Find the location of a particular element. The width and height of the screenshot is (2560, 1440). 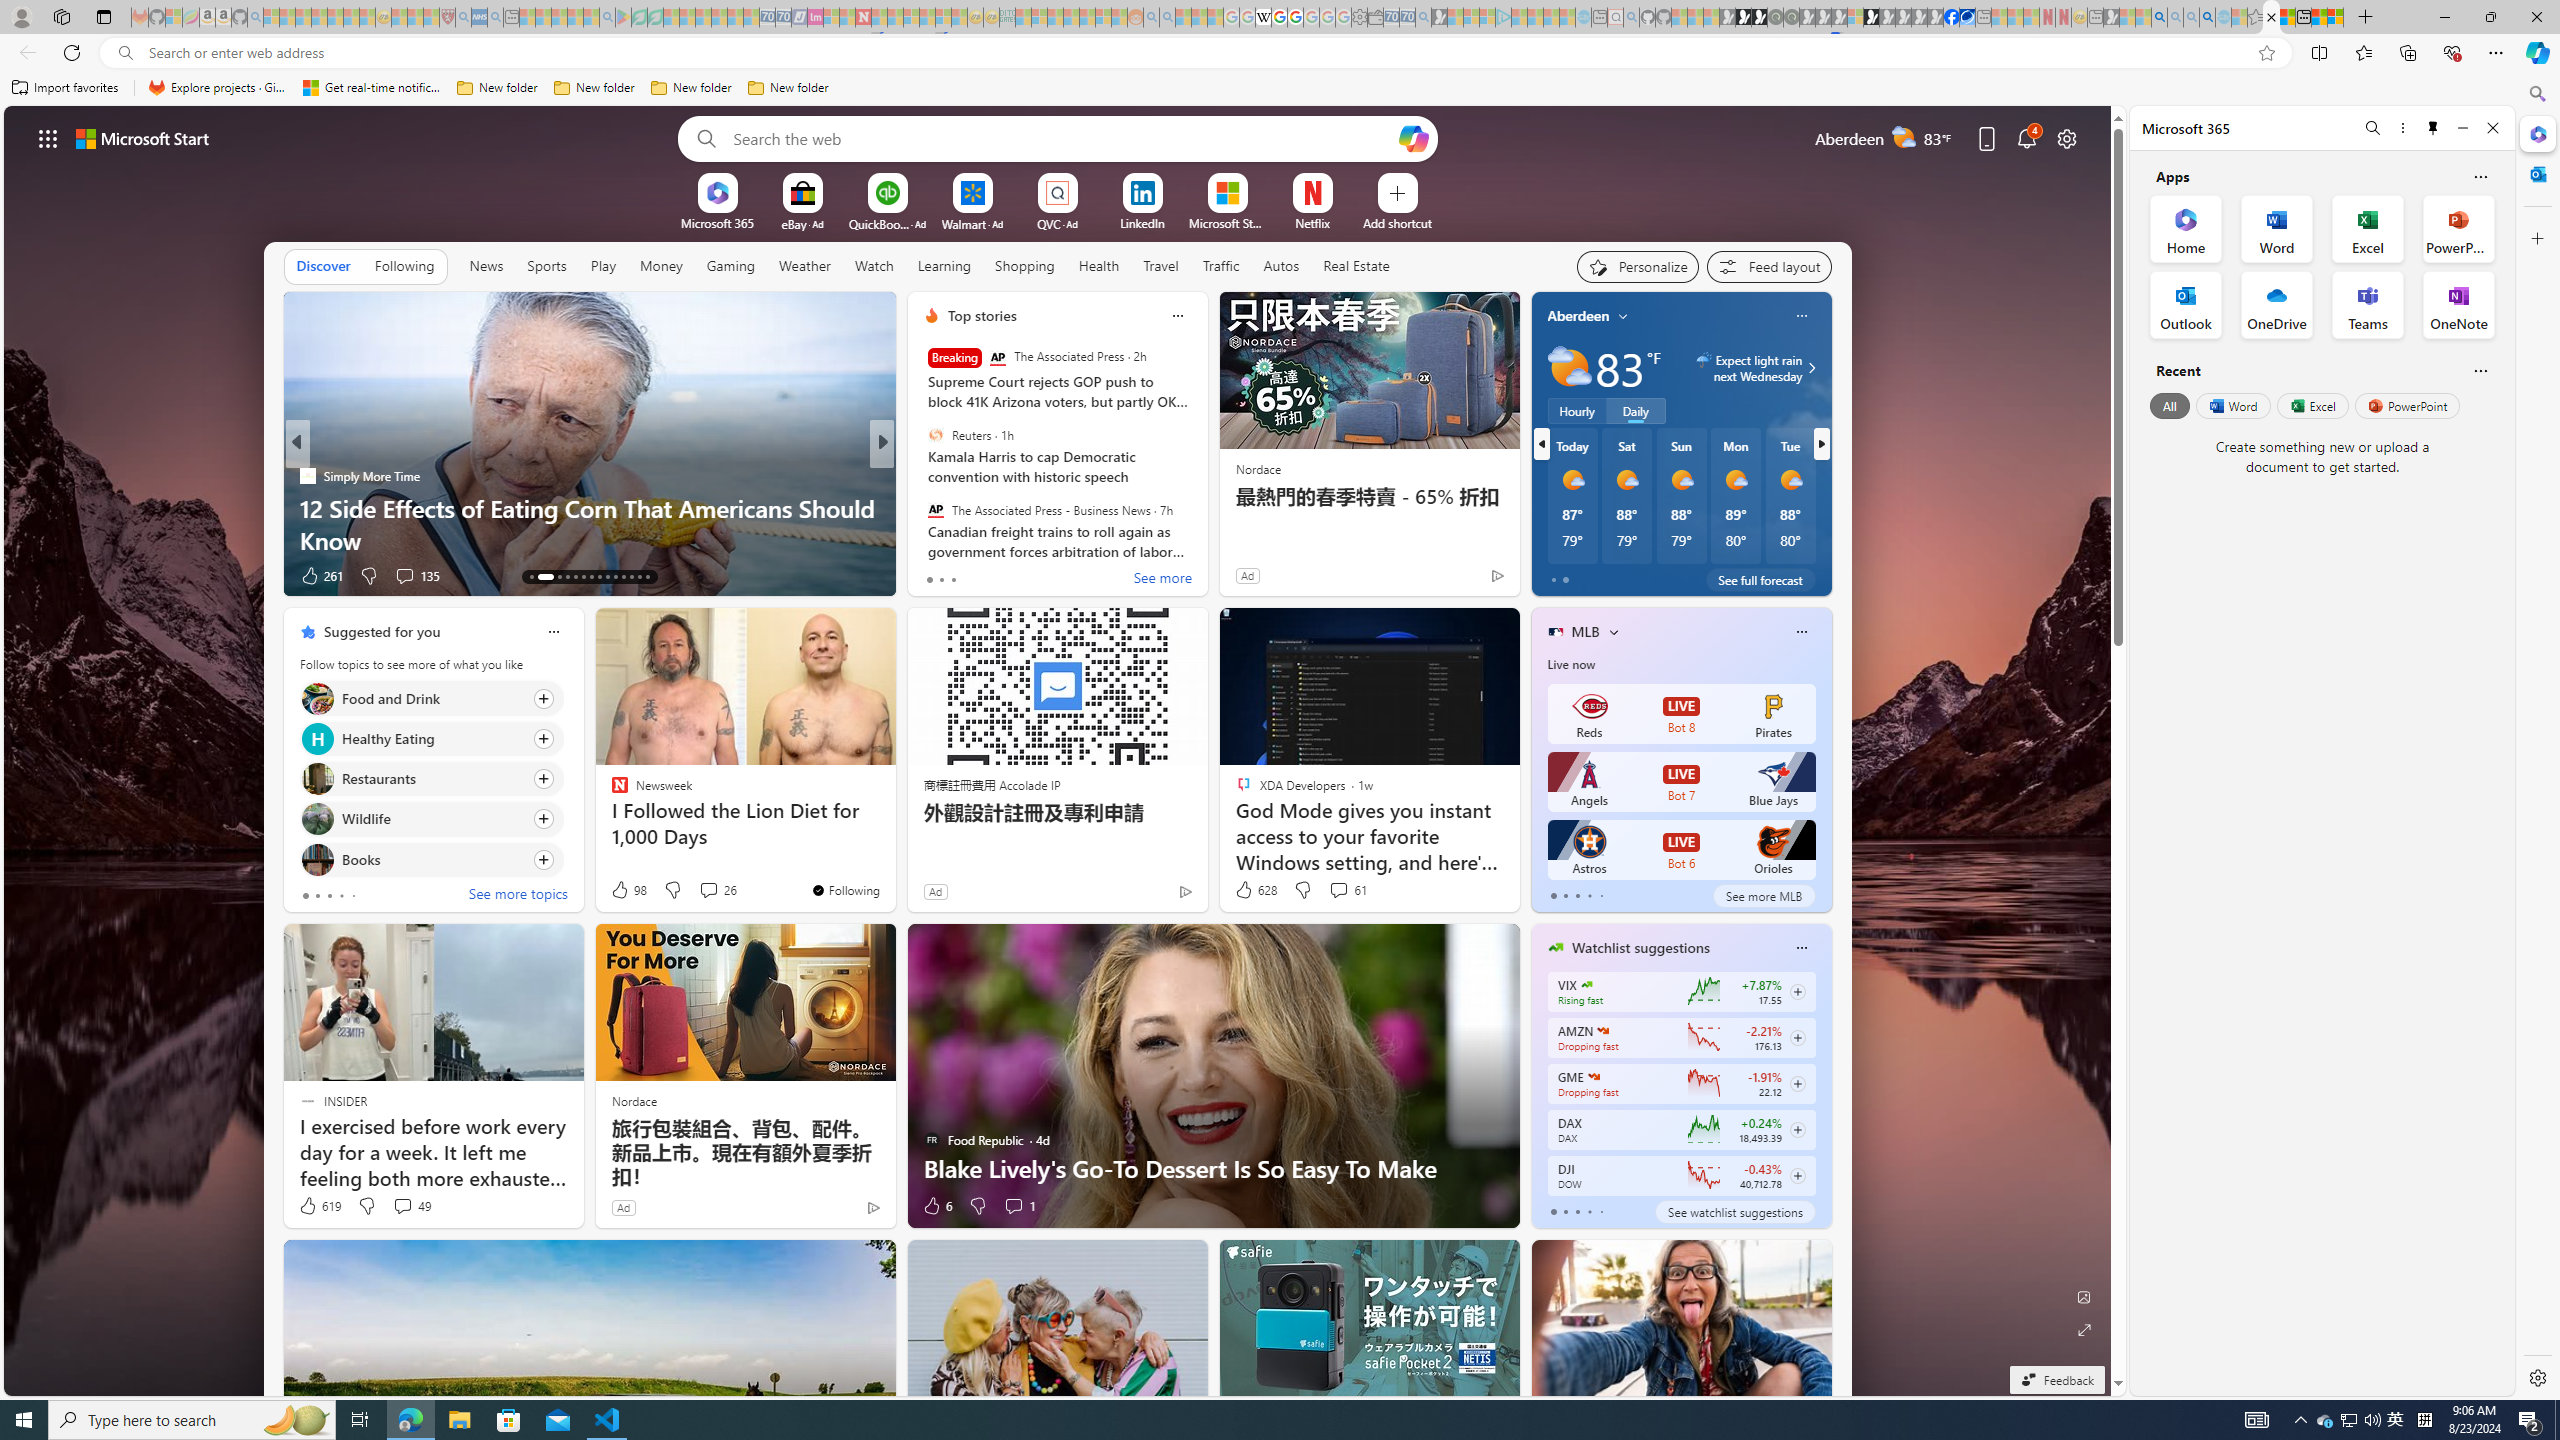

'Personalize your feed"' is located at coordinates (1638, 267).